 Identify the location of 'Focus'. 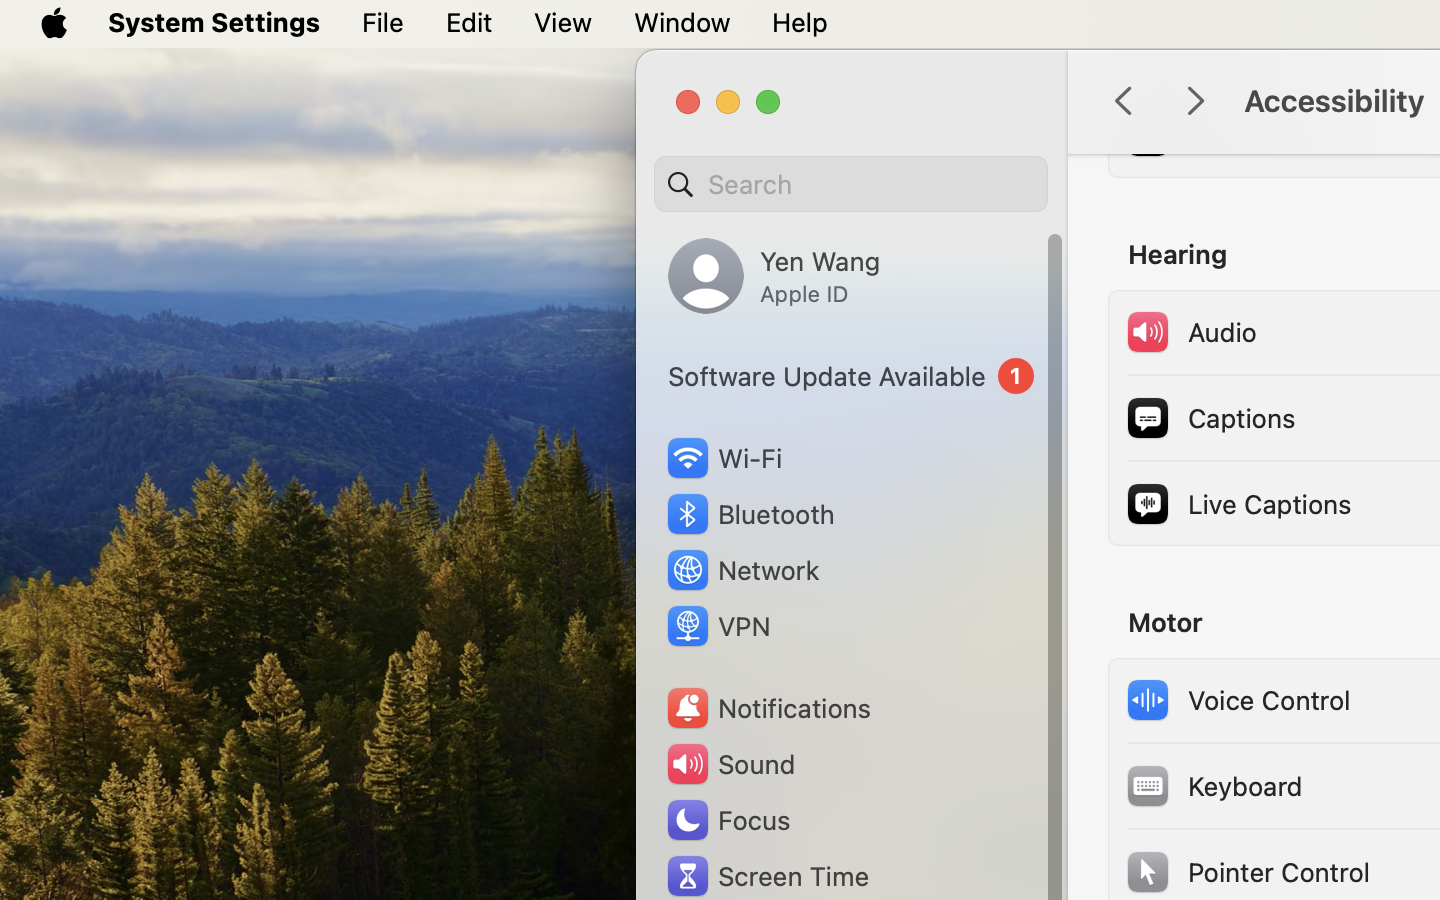
(726, 819).